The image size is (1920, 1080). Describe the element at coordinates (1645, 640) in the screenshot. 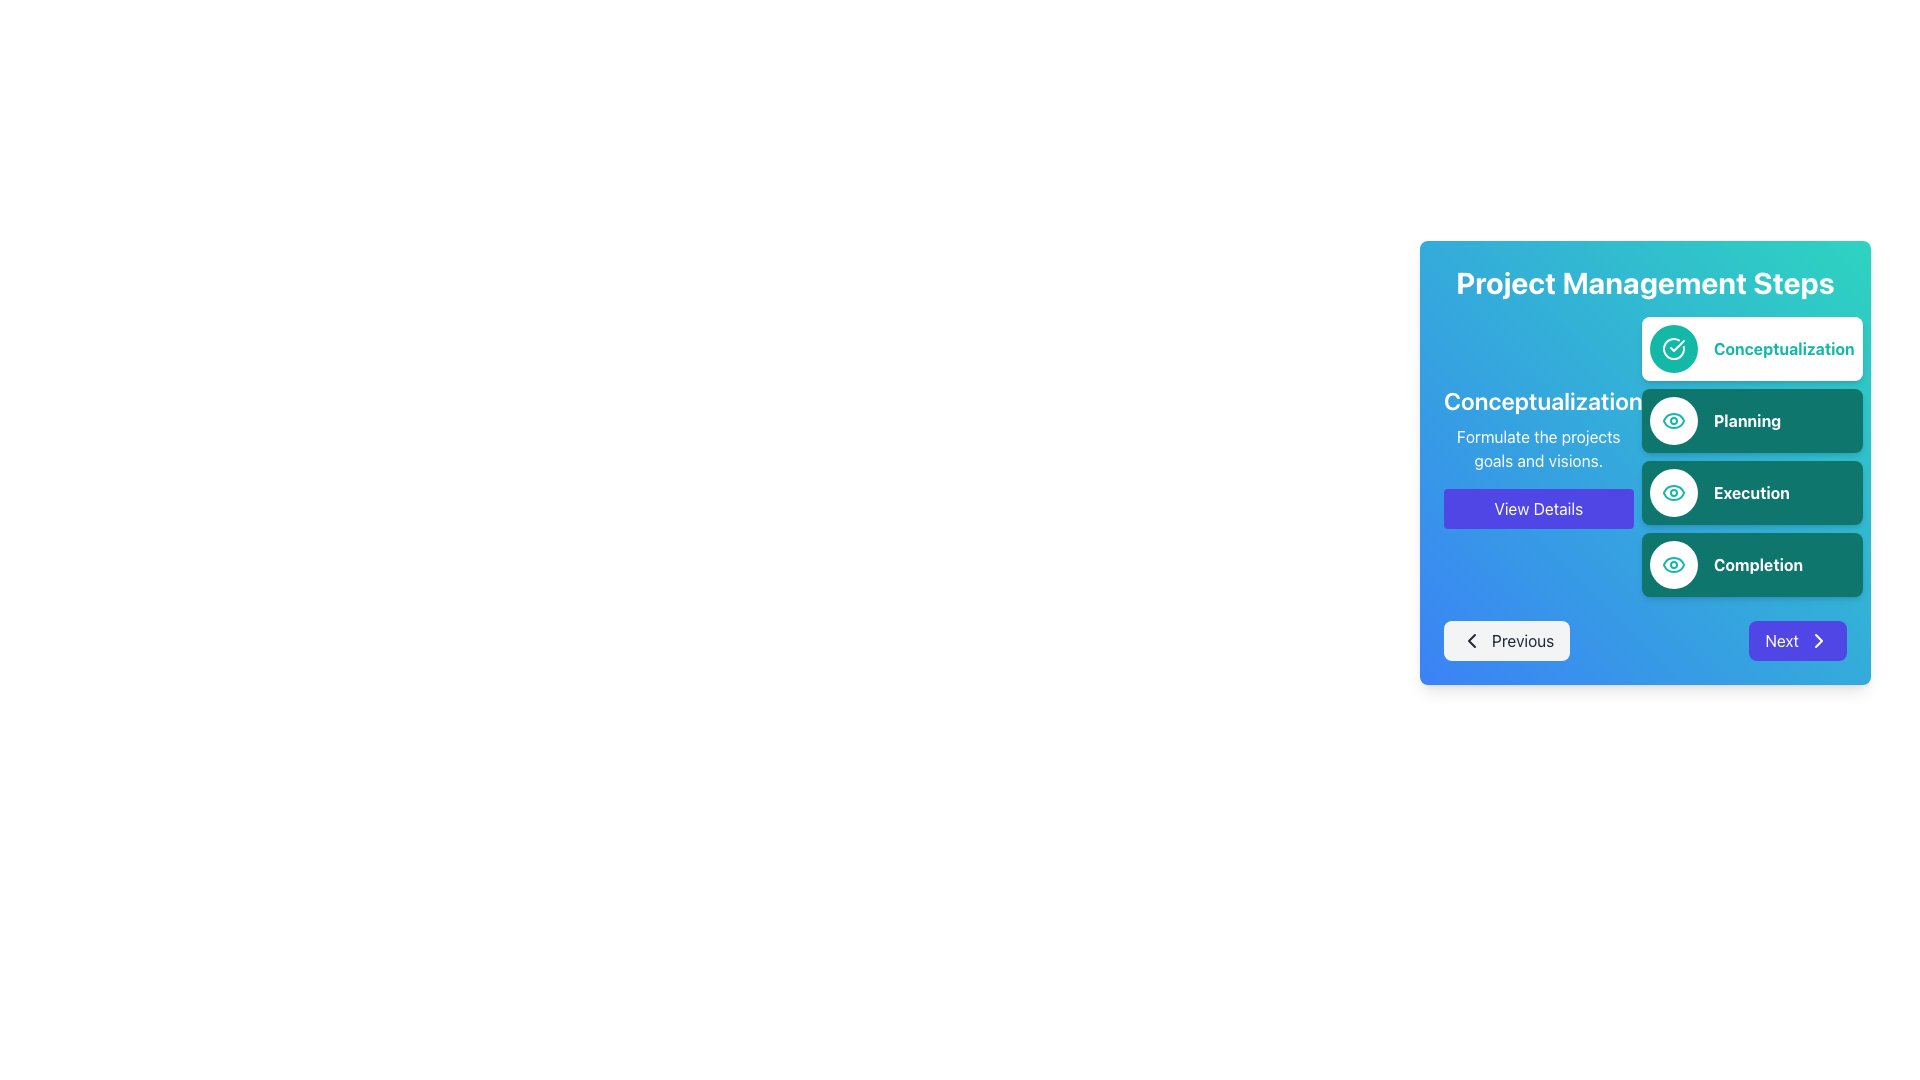

I see `the 'Next' button, which has a blue background and is part of the navigational control at the bottom of the 'Project Management Steps' panel` at that location.